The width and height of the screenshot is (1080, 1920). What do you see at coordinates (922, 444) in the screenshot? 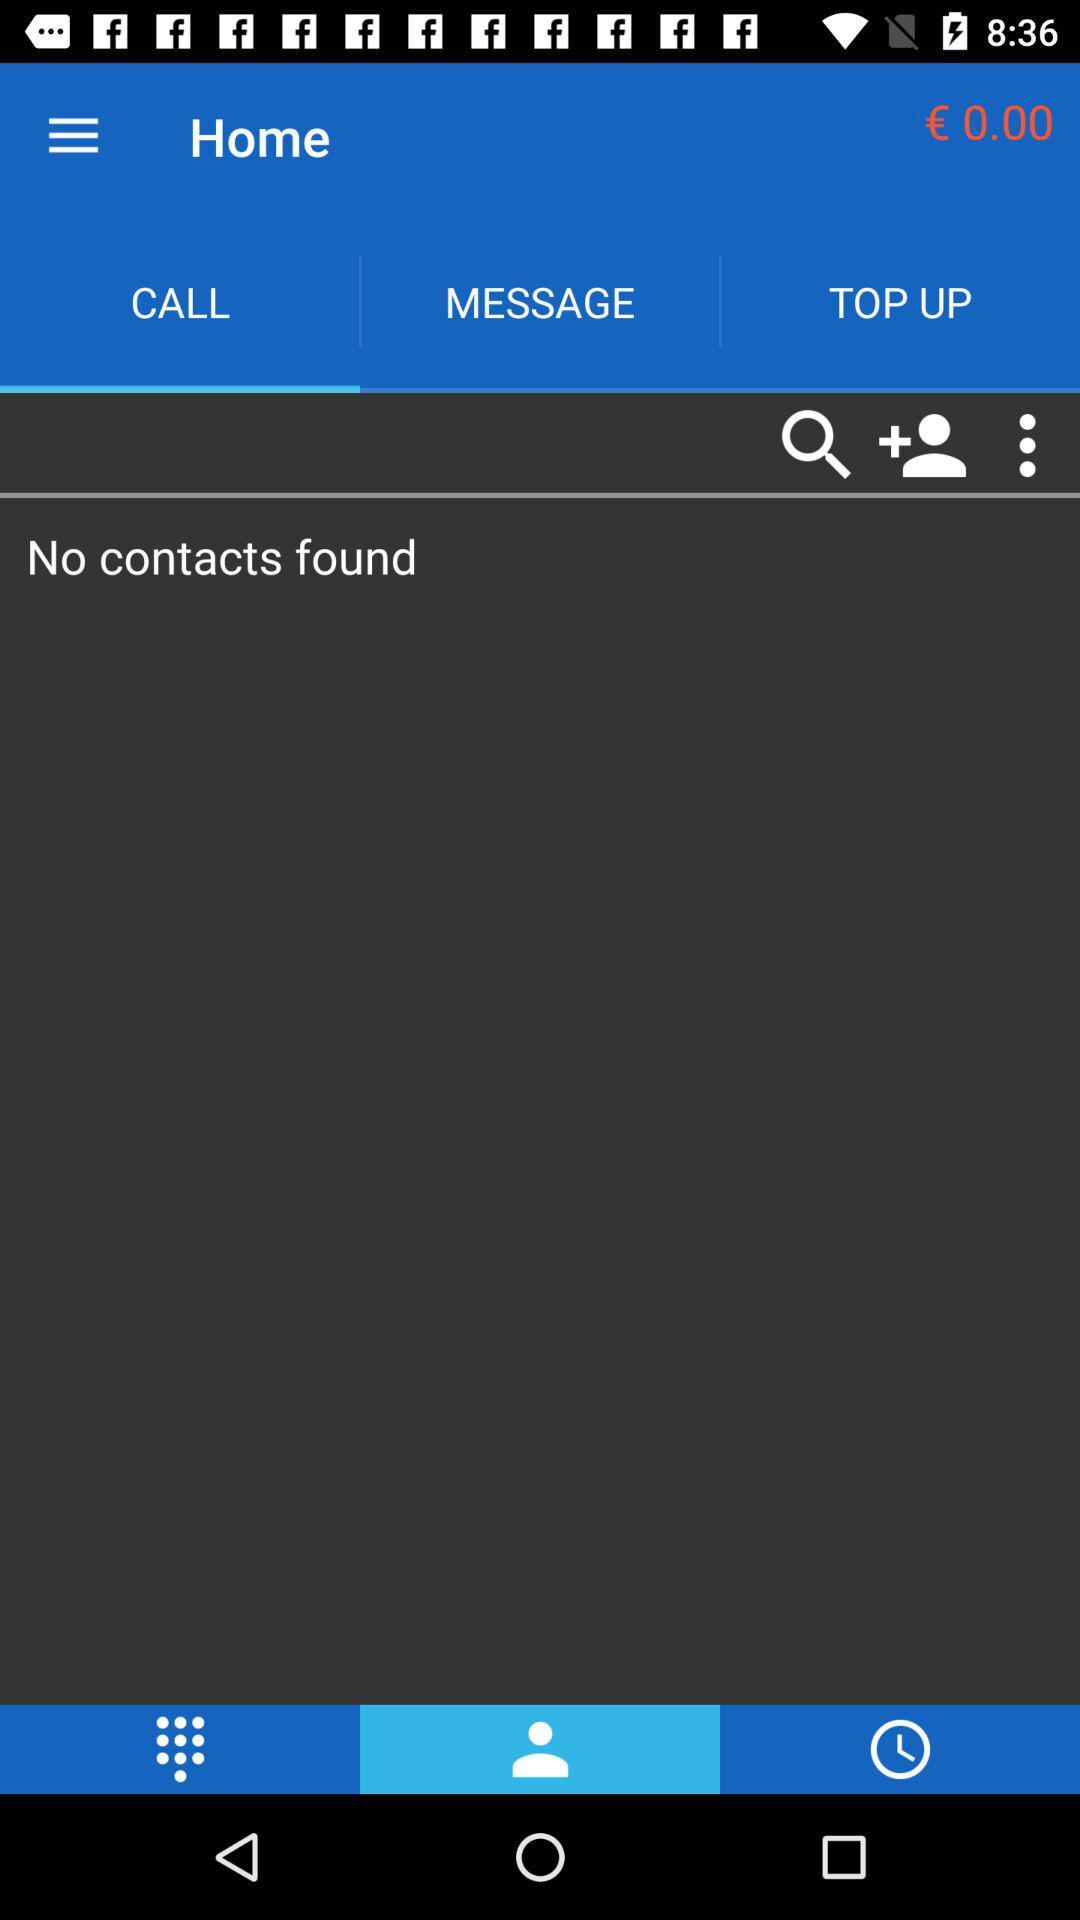
I see `the follow icon` at bounding box center [922, 444].